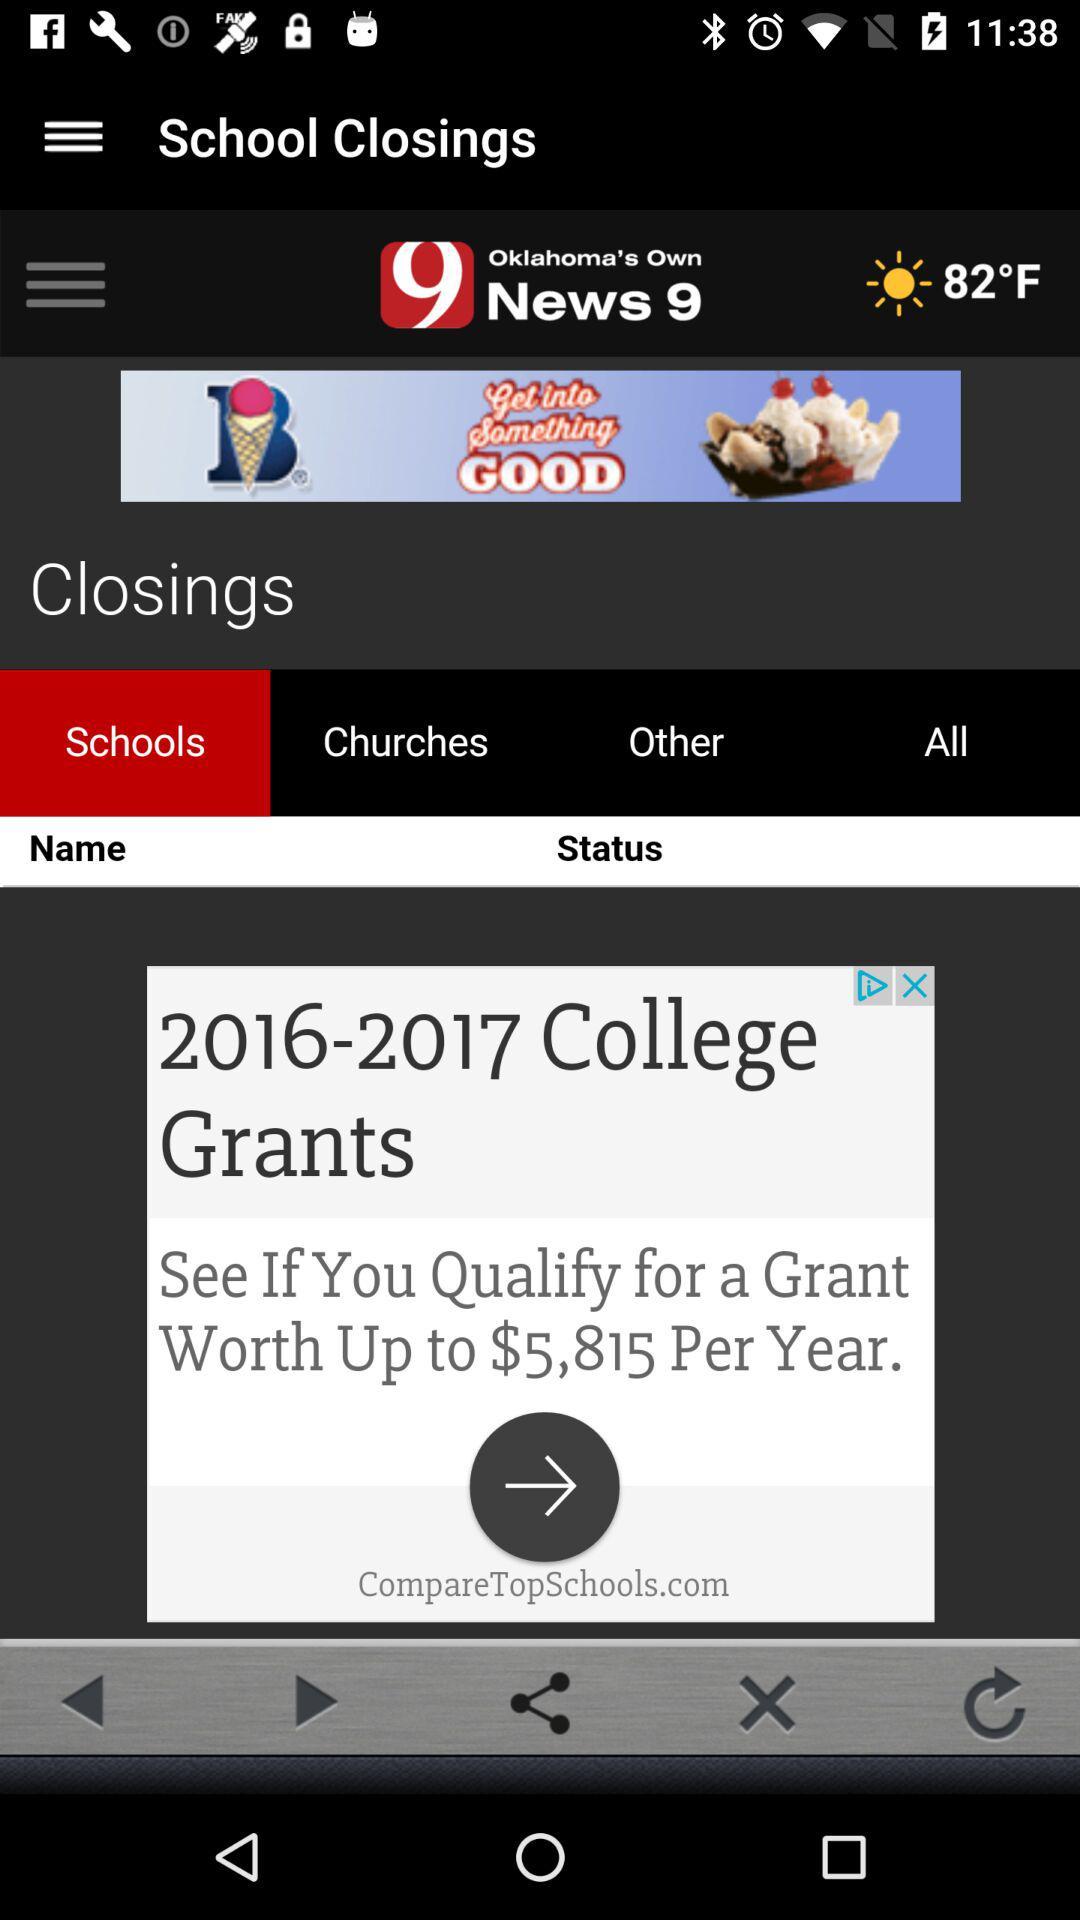 This screenshot has height=1920, width=1080. I want to click on the play icon, so click(312, 1702).